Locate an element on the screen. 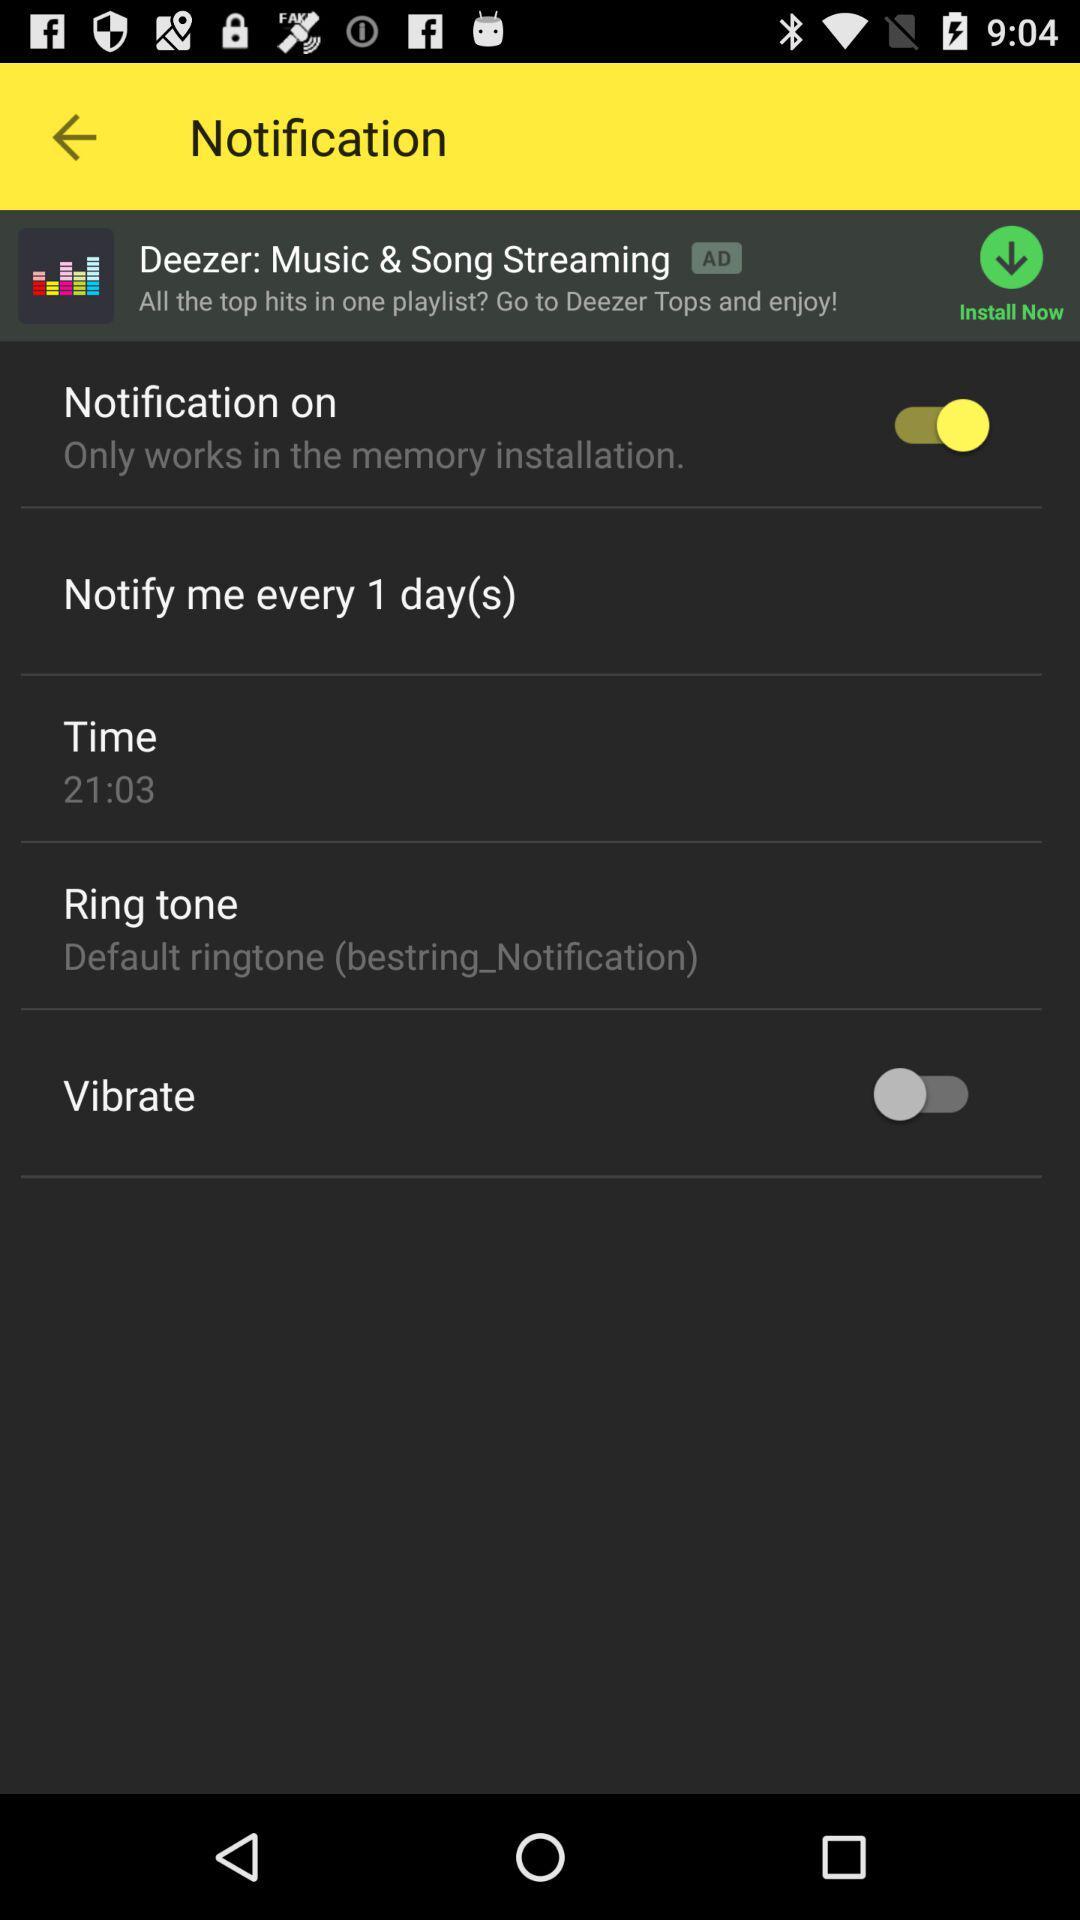 The height and width of the screenshot is (1920, 1080). default ringtone (bestring_notification) item is located at coordinates (381, 954).